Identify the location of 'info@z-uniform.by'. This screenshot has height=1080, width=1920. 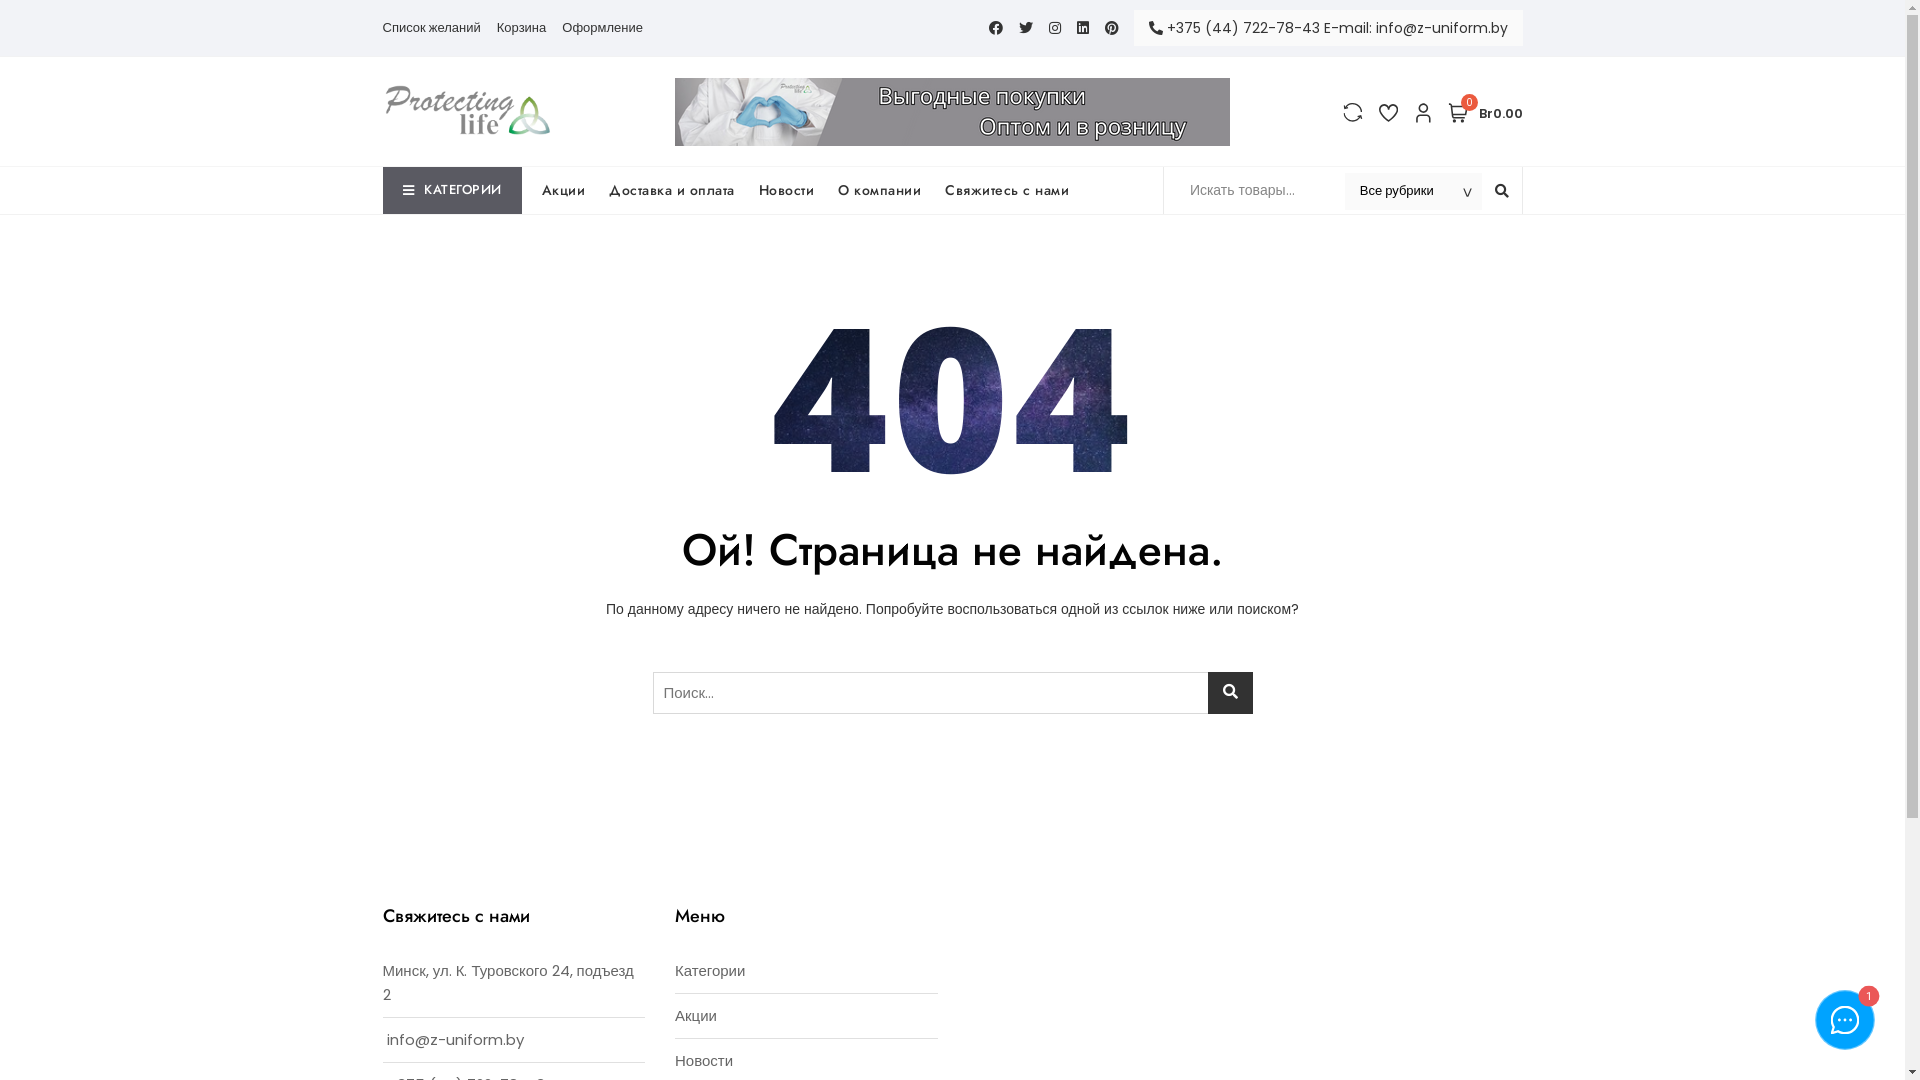
(453, 1038).